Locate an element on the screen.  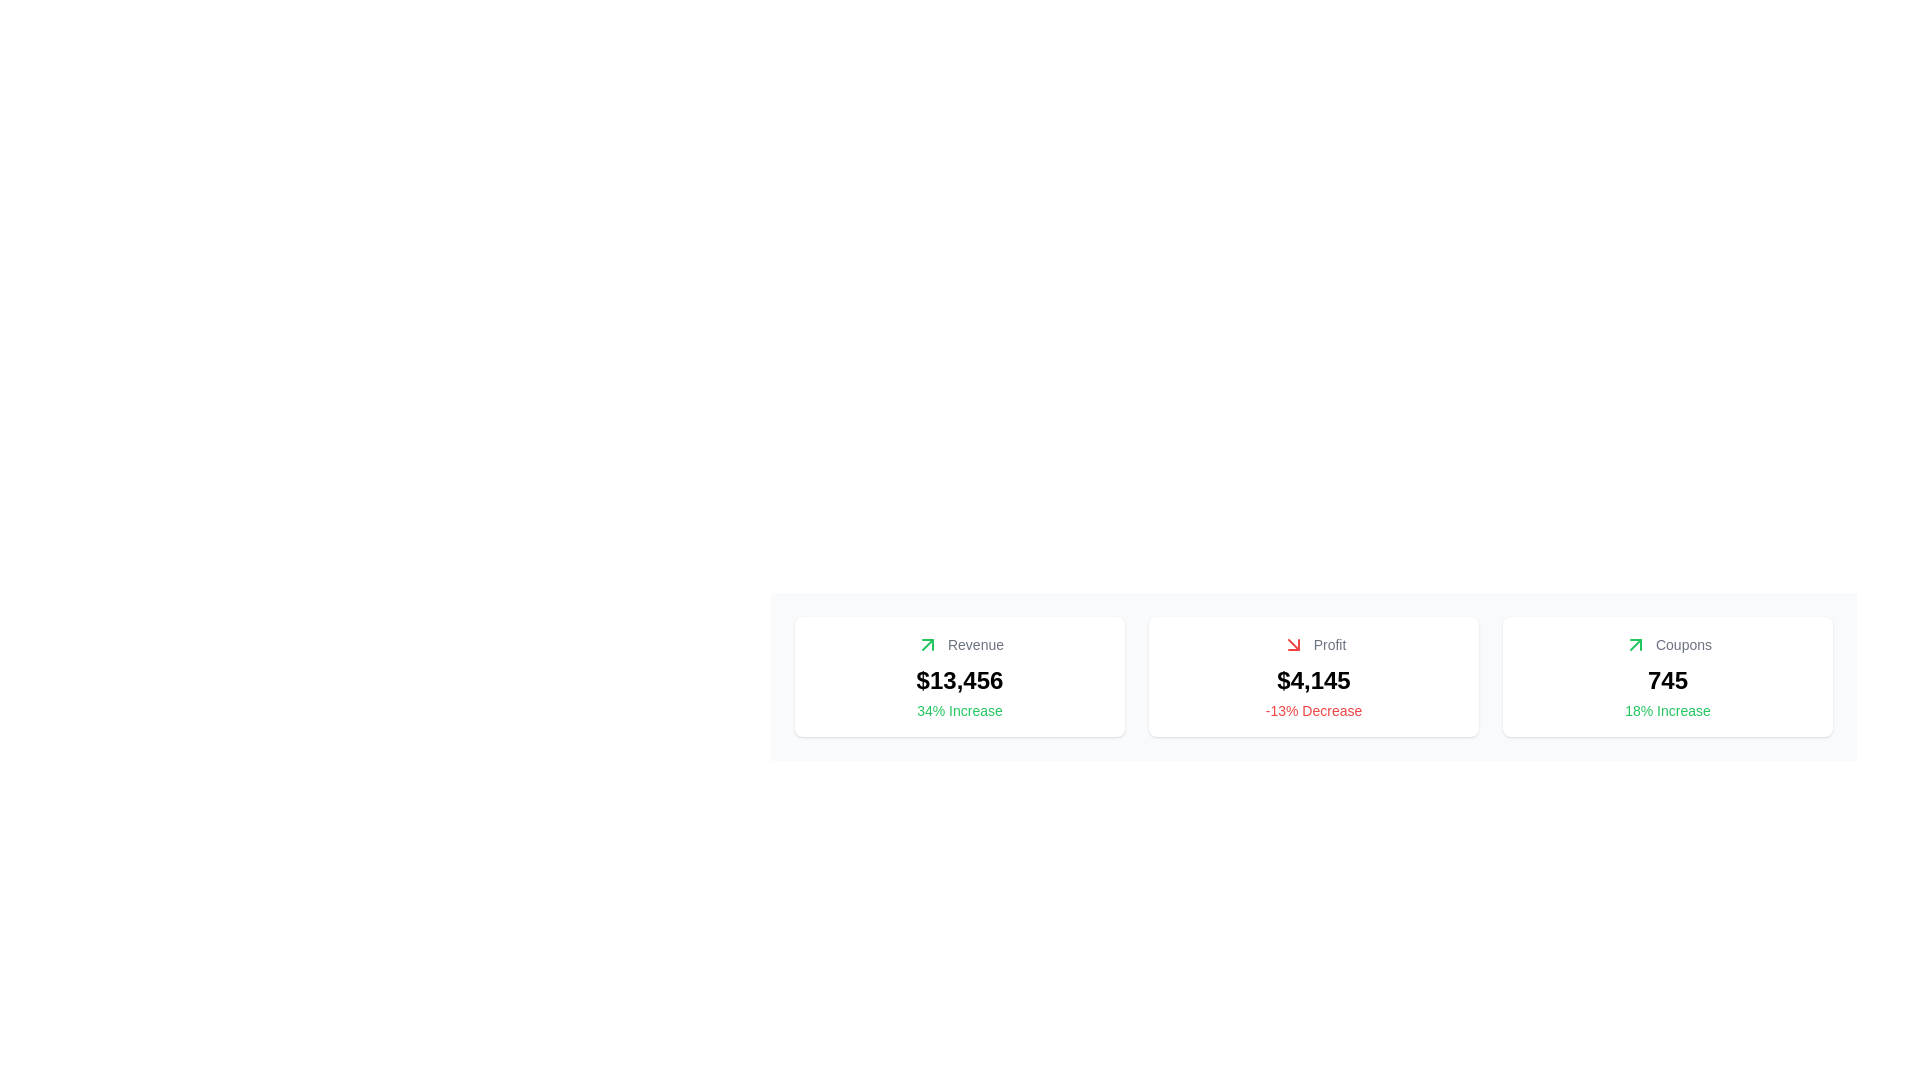
the static text label that indicates the growth percentage of the revenue metric, which is located below the bold text '$13,456' within a card-like component in the leftmost column of a three-column structure is located at coordinates (960, 709).